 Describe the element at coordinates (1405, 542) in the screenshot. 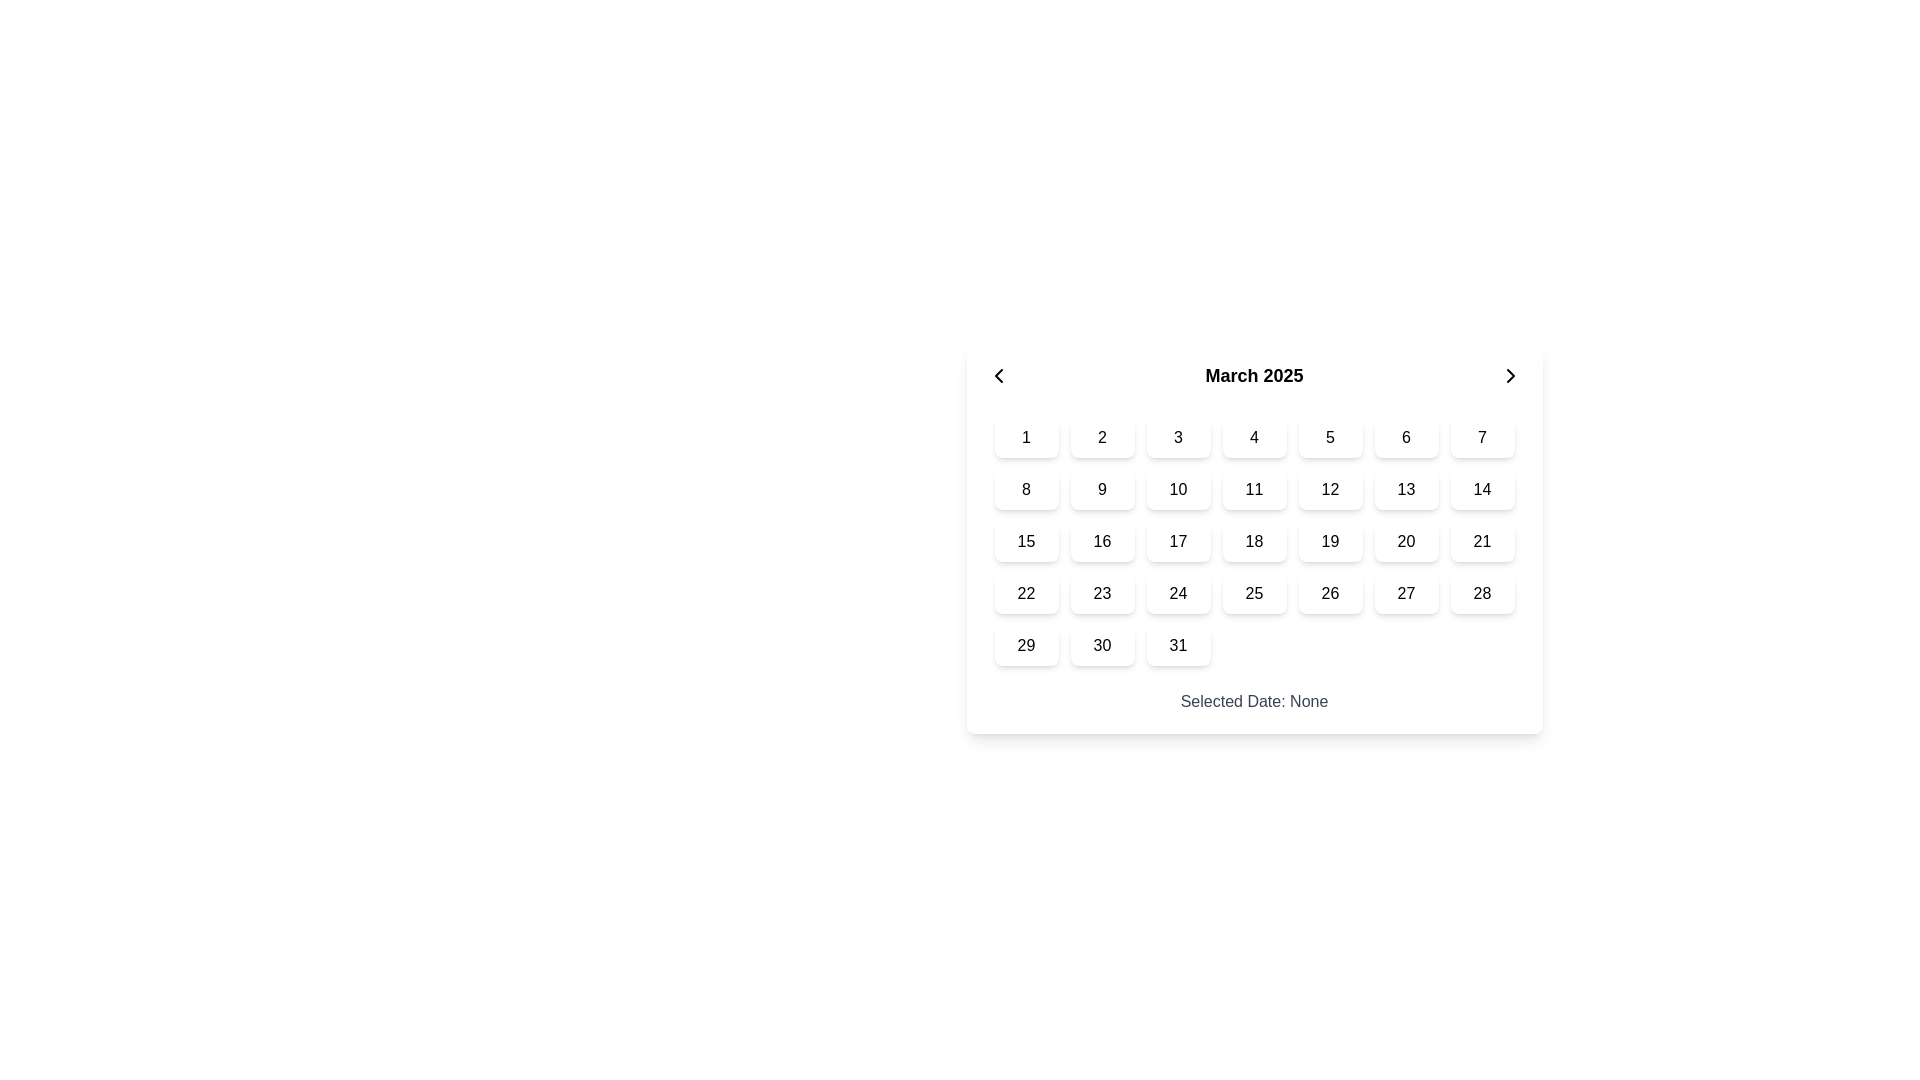

I see `the rectangular button with rounded corners displaying the number '20' in bold text, located in the 3rd row and 6th column of the date selector grid` at that location.